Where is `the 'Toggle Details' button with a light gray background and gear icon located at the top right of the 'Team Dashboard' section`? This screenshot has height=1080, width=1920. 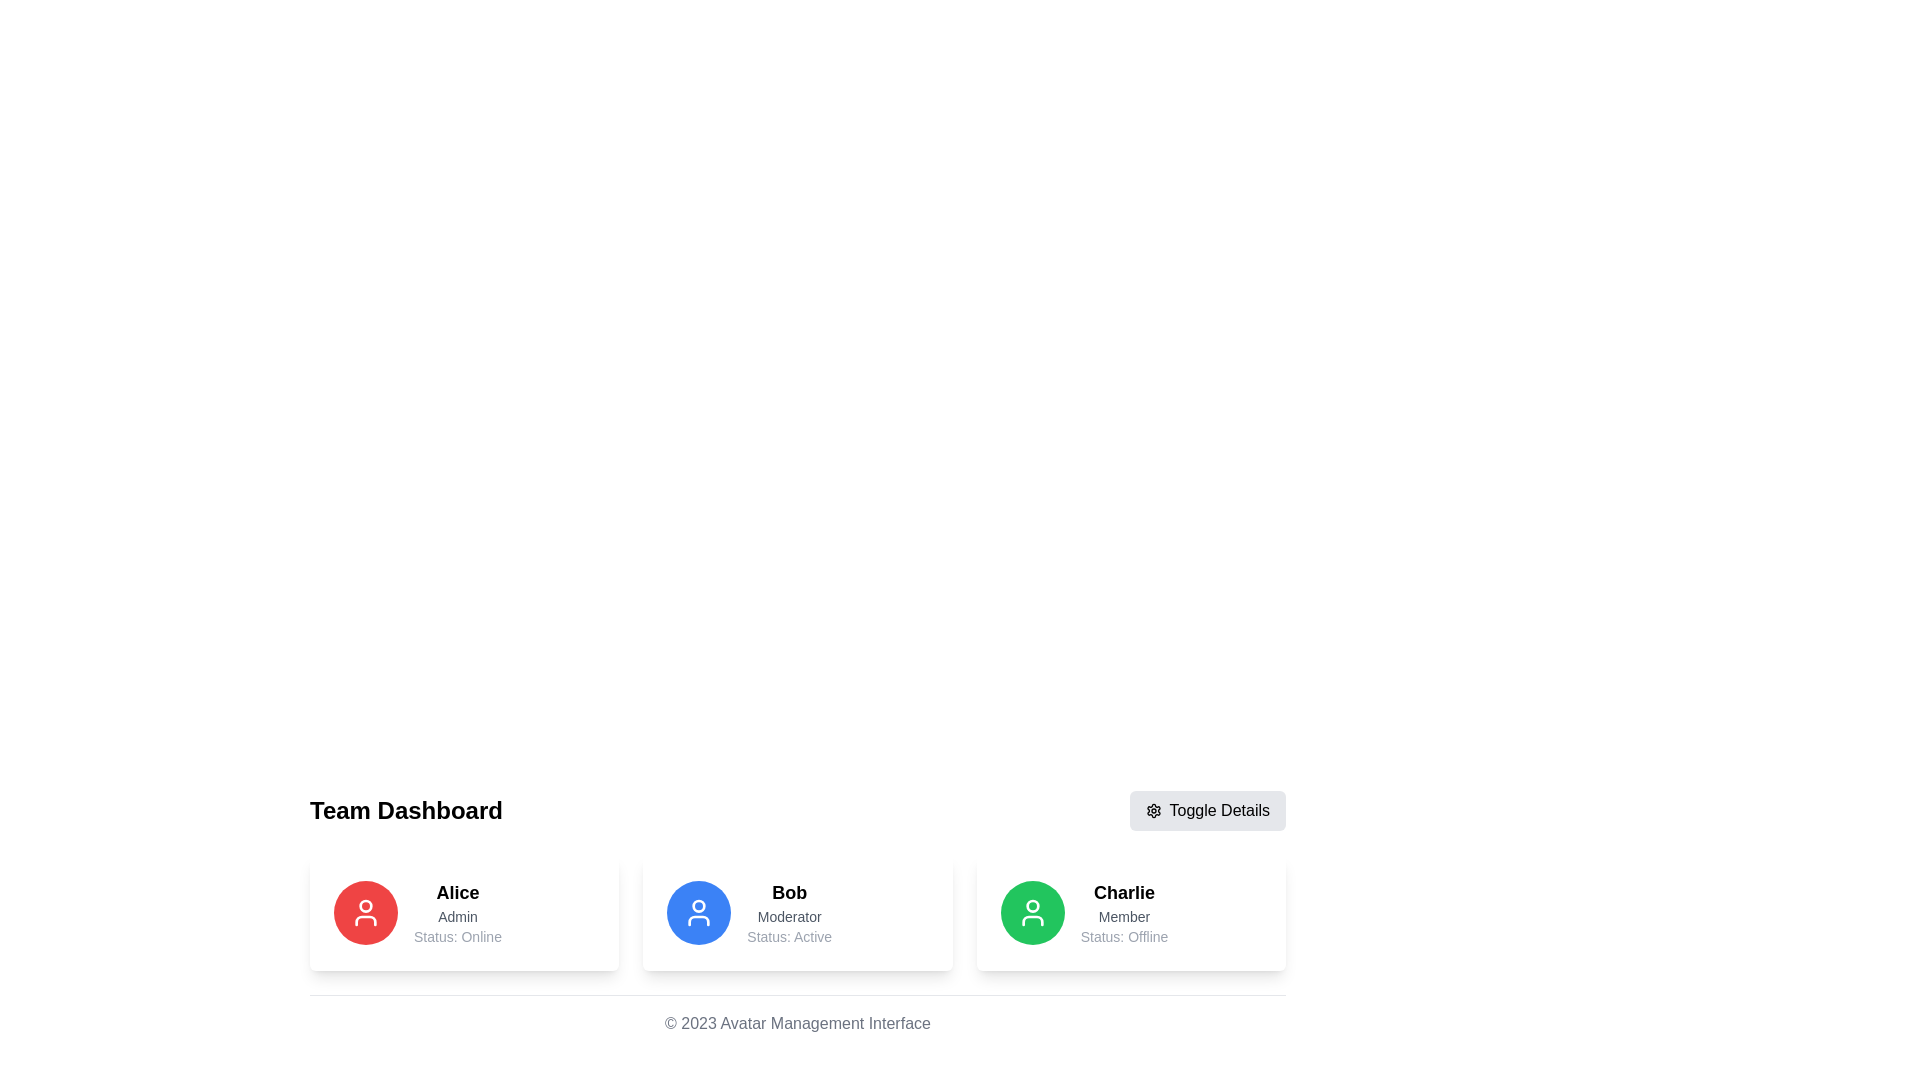 the 'Toggle Details' button with a light gray background and gear icon located at the top right of the 'Team Dashboard' section is located at coordinates (1206, 810).